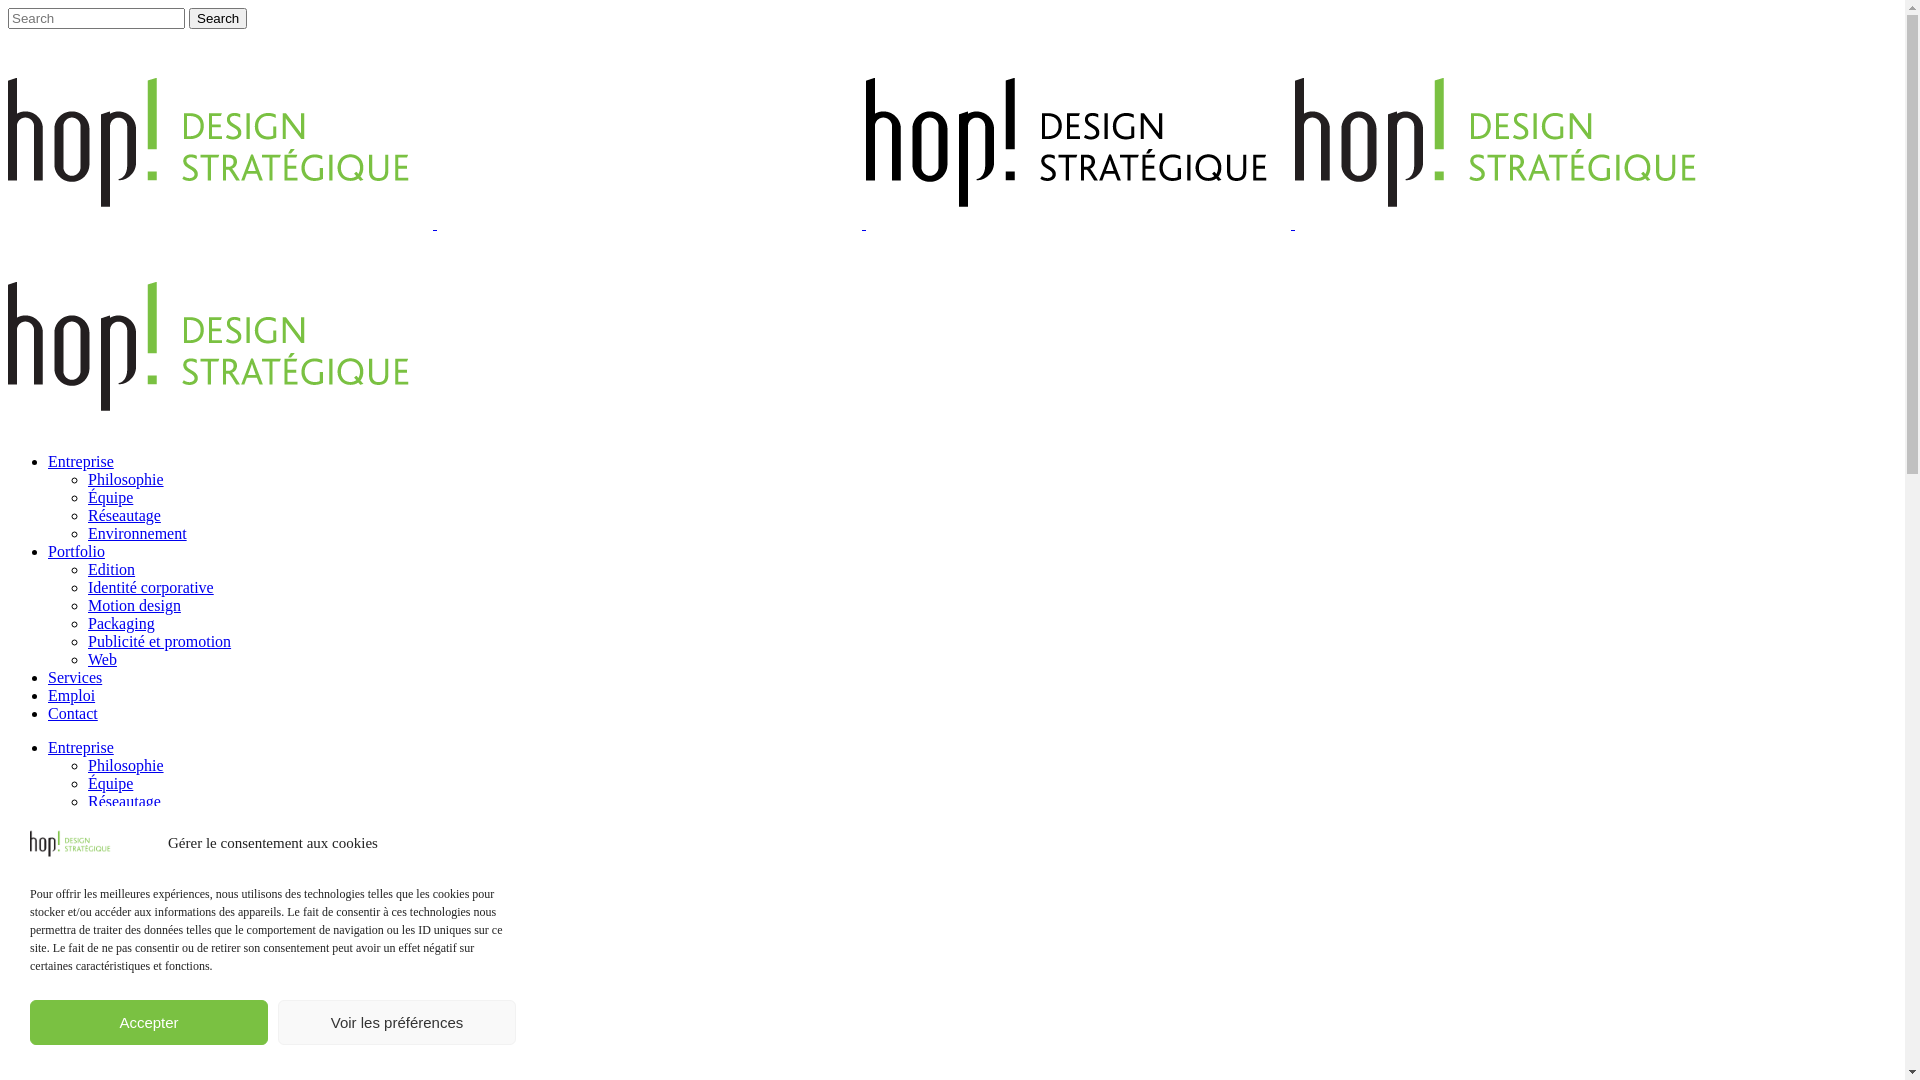  Describe the element at coordinates (72, 712) in the screenshot. I see `'Contact'` at that location.